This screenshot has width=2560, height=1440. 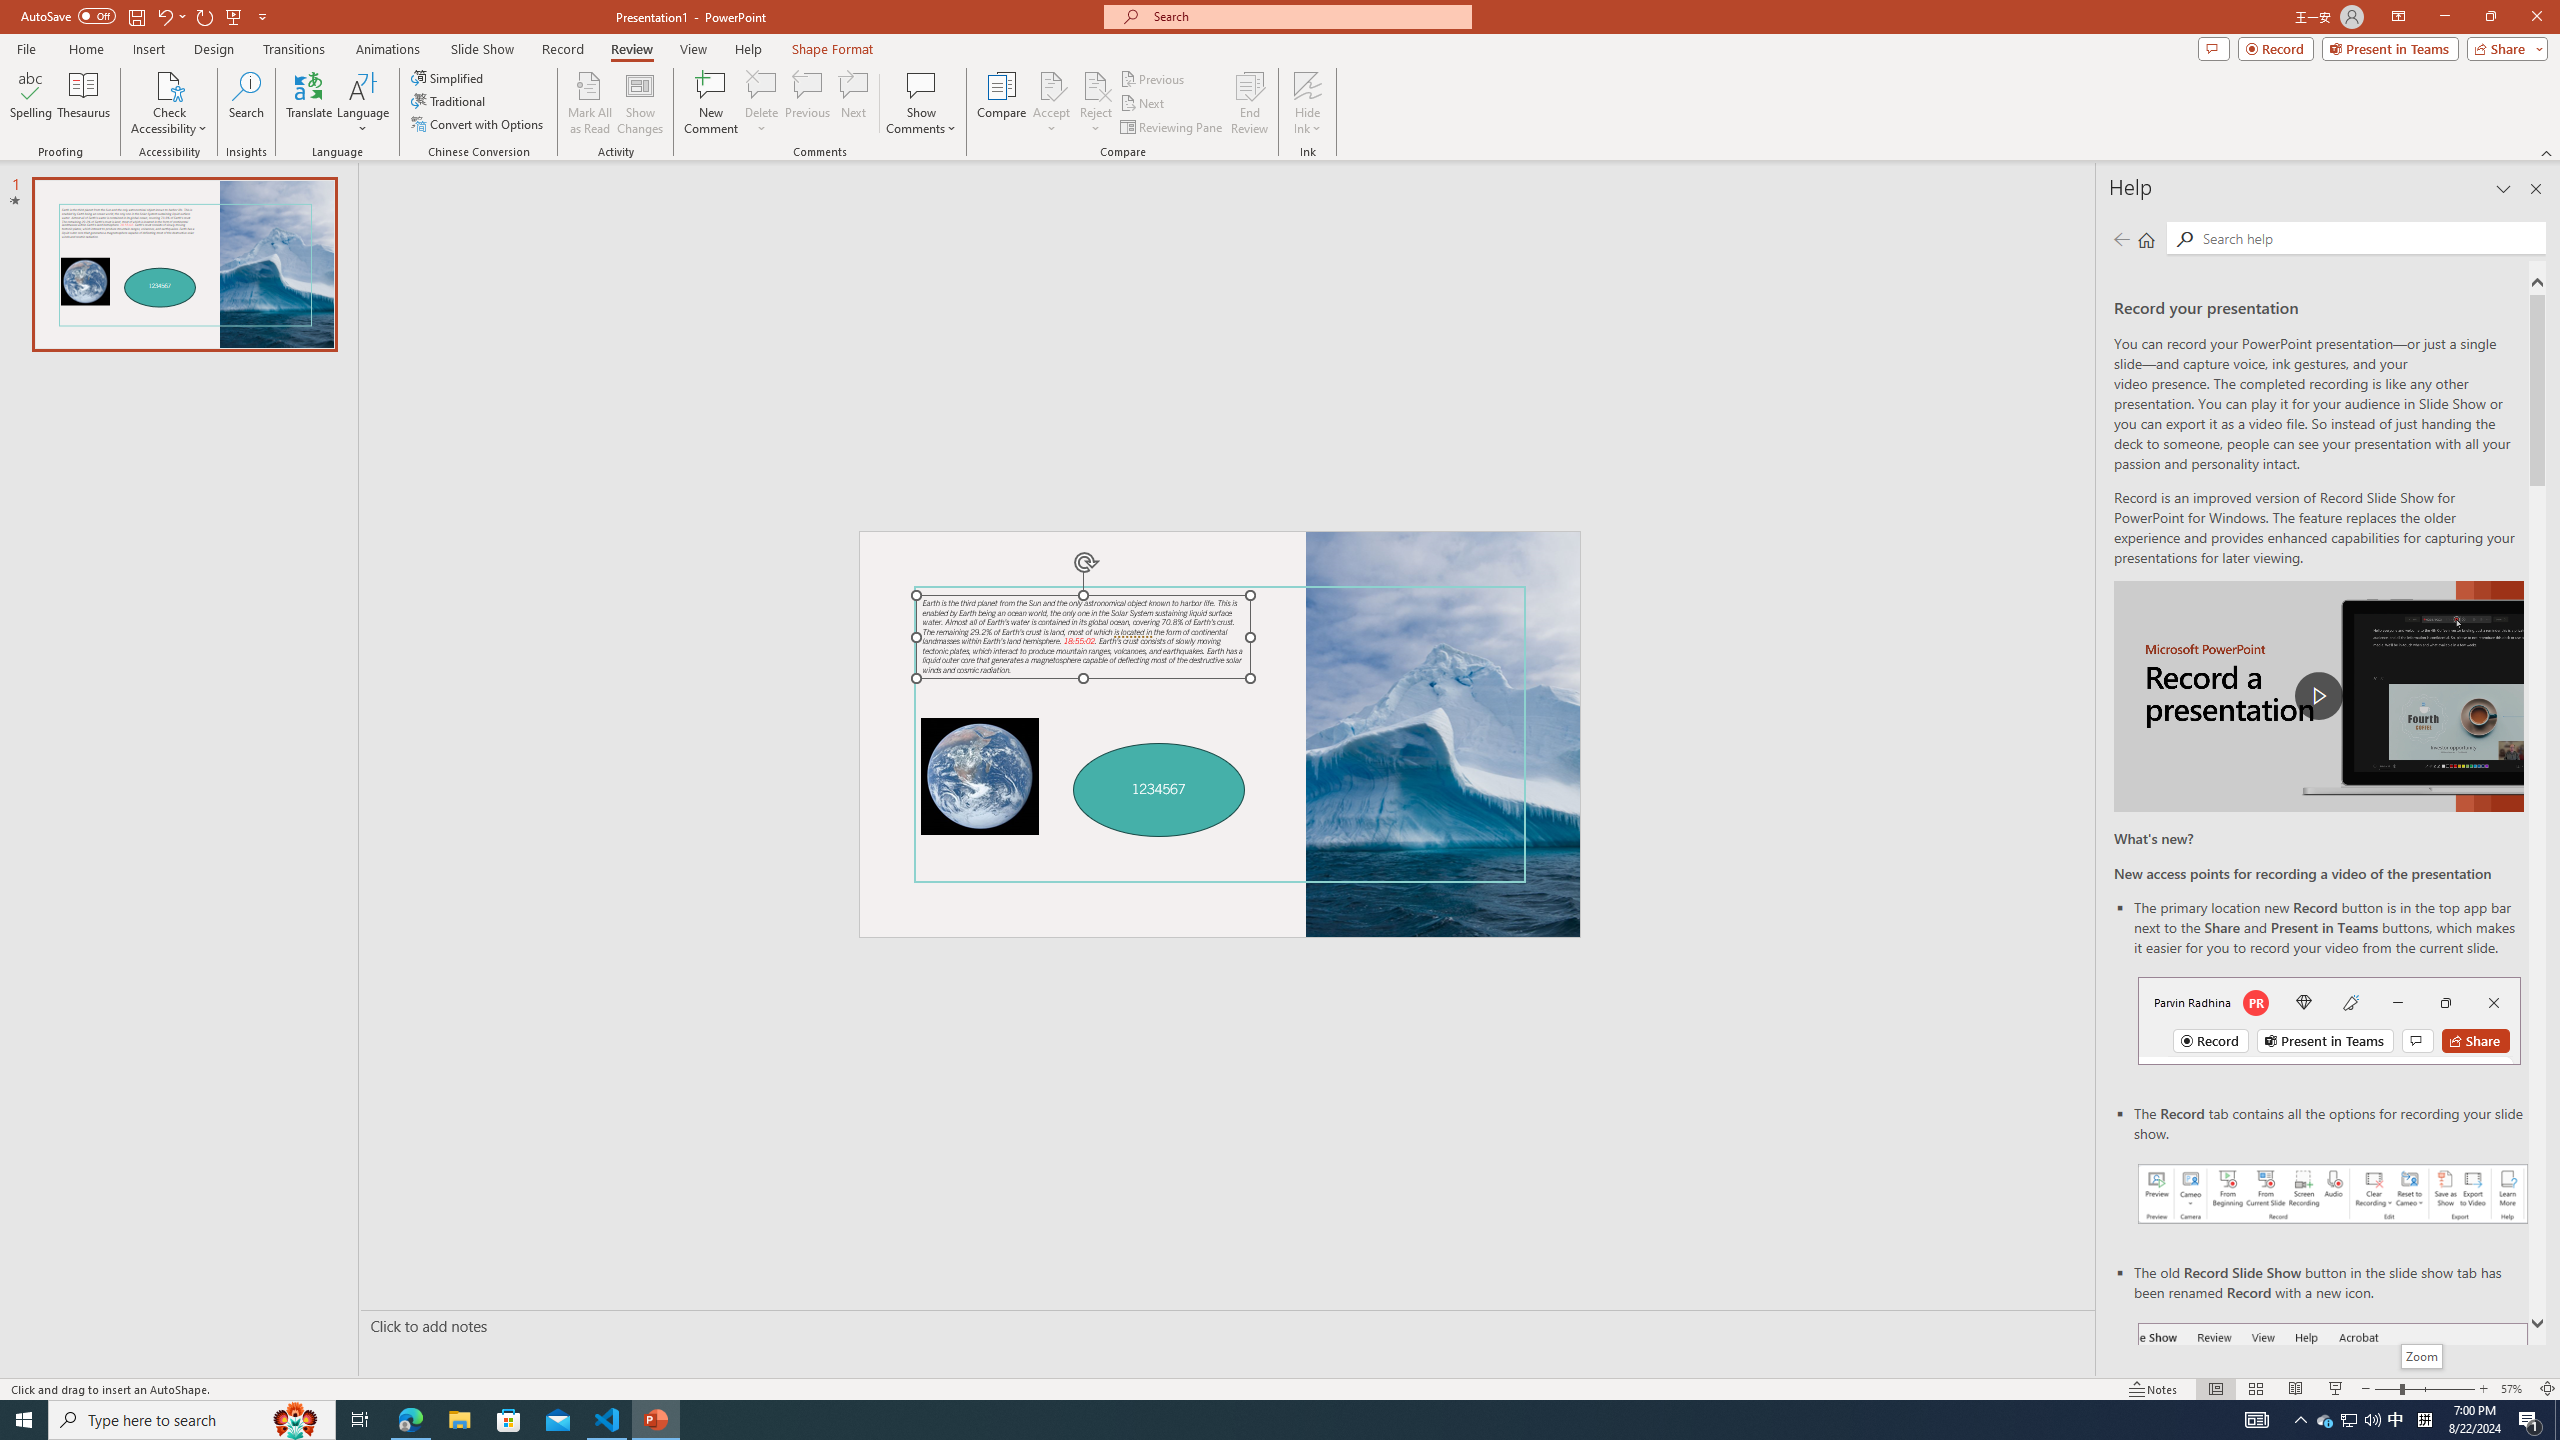 I want to click on 'Zoom 57%', so click(x=2515, y=1389).